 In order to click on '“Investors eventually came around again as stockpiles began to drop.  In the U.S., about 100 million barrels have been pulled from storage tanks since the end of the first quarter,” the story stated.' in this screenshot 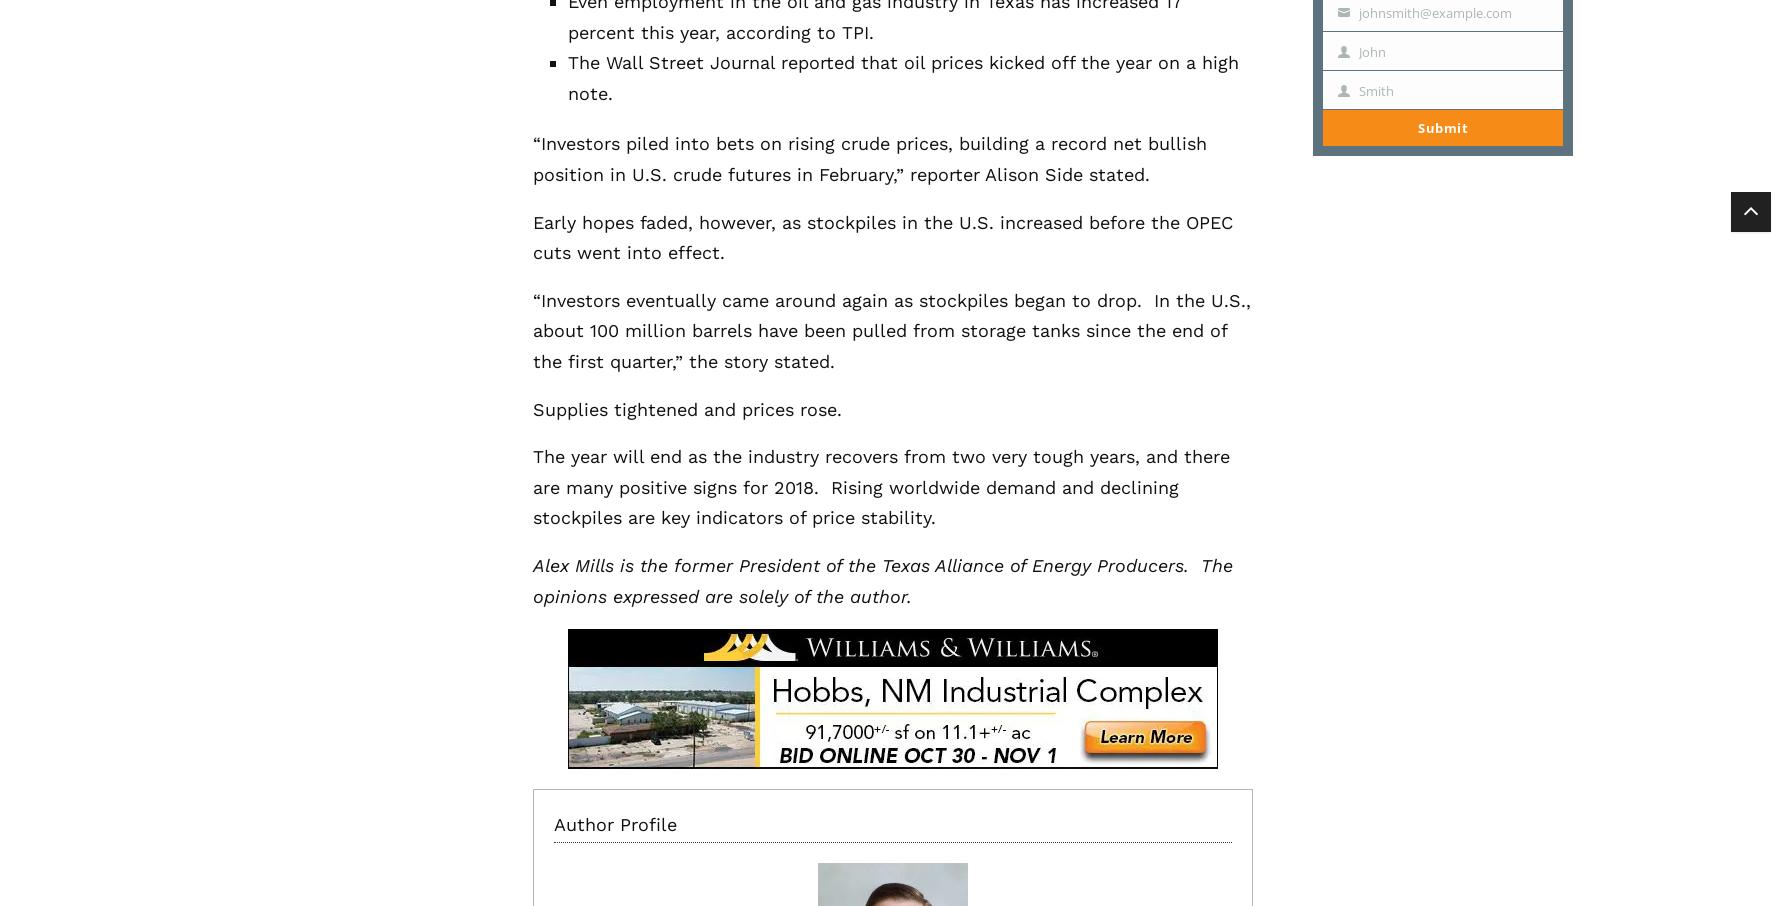, I will do `click(890, 330)`.